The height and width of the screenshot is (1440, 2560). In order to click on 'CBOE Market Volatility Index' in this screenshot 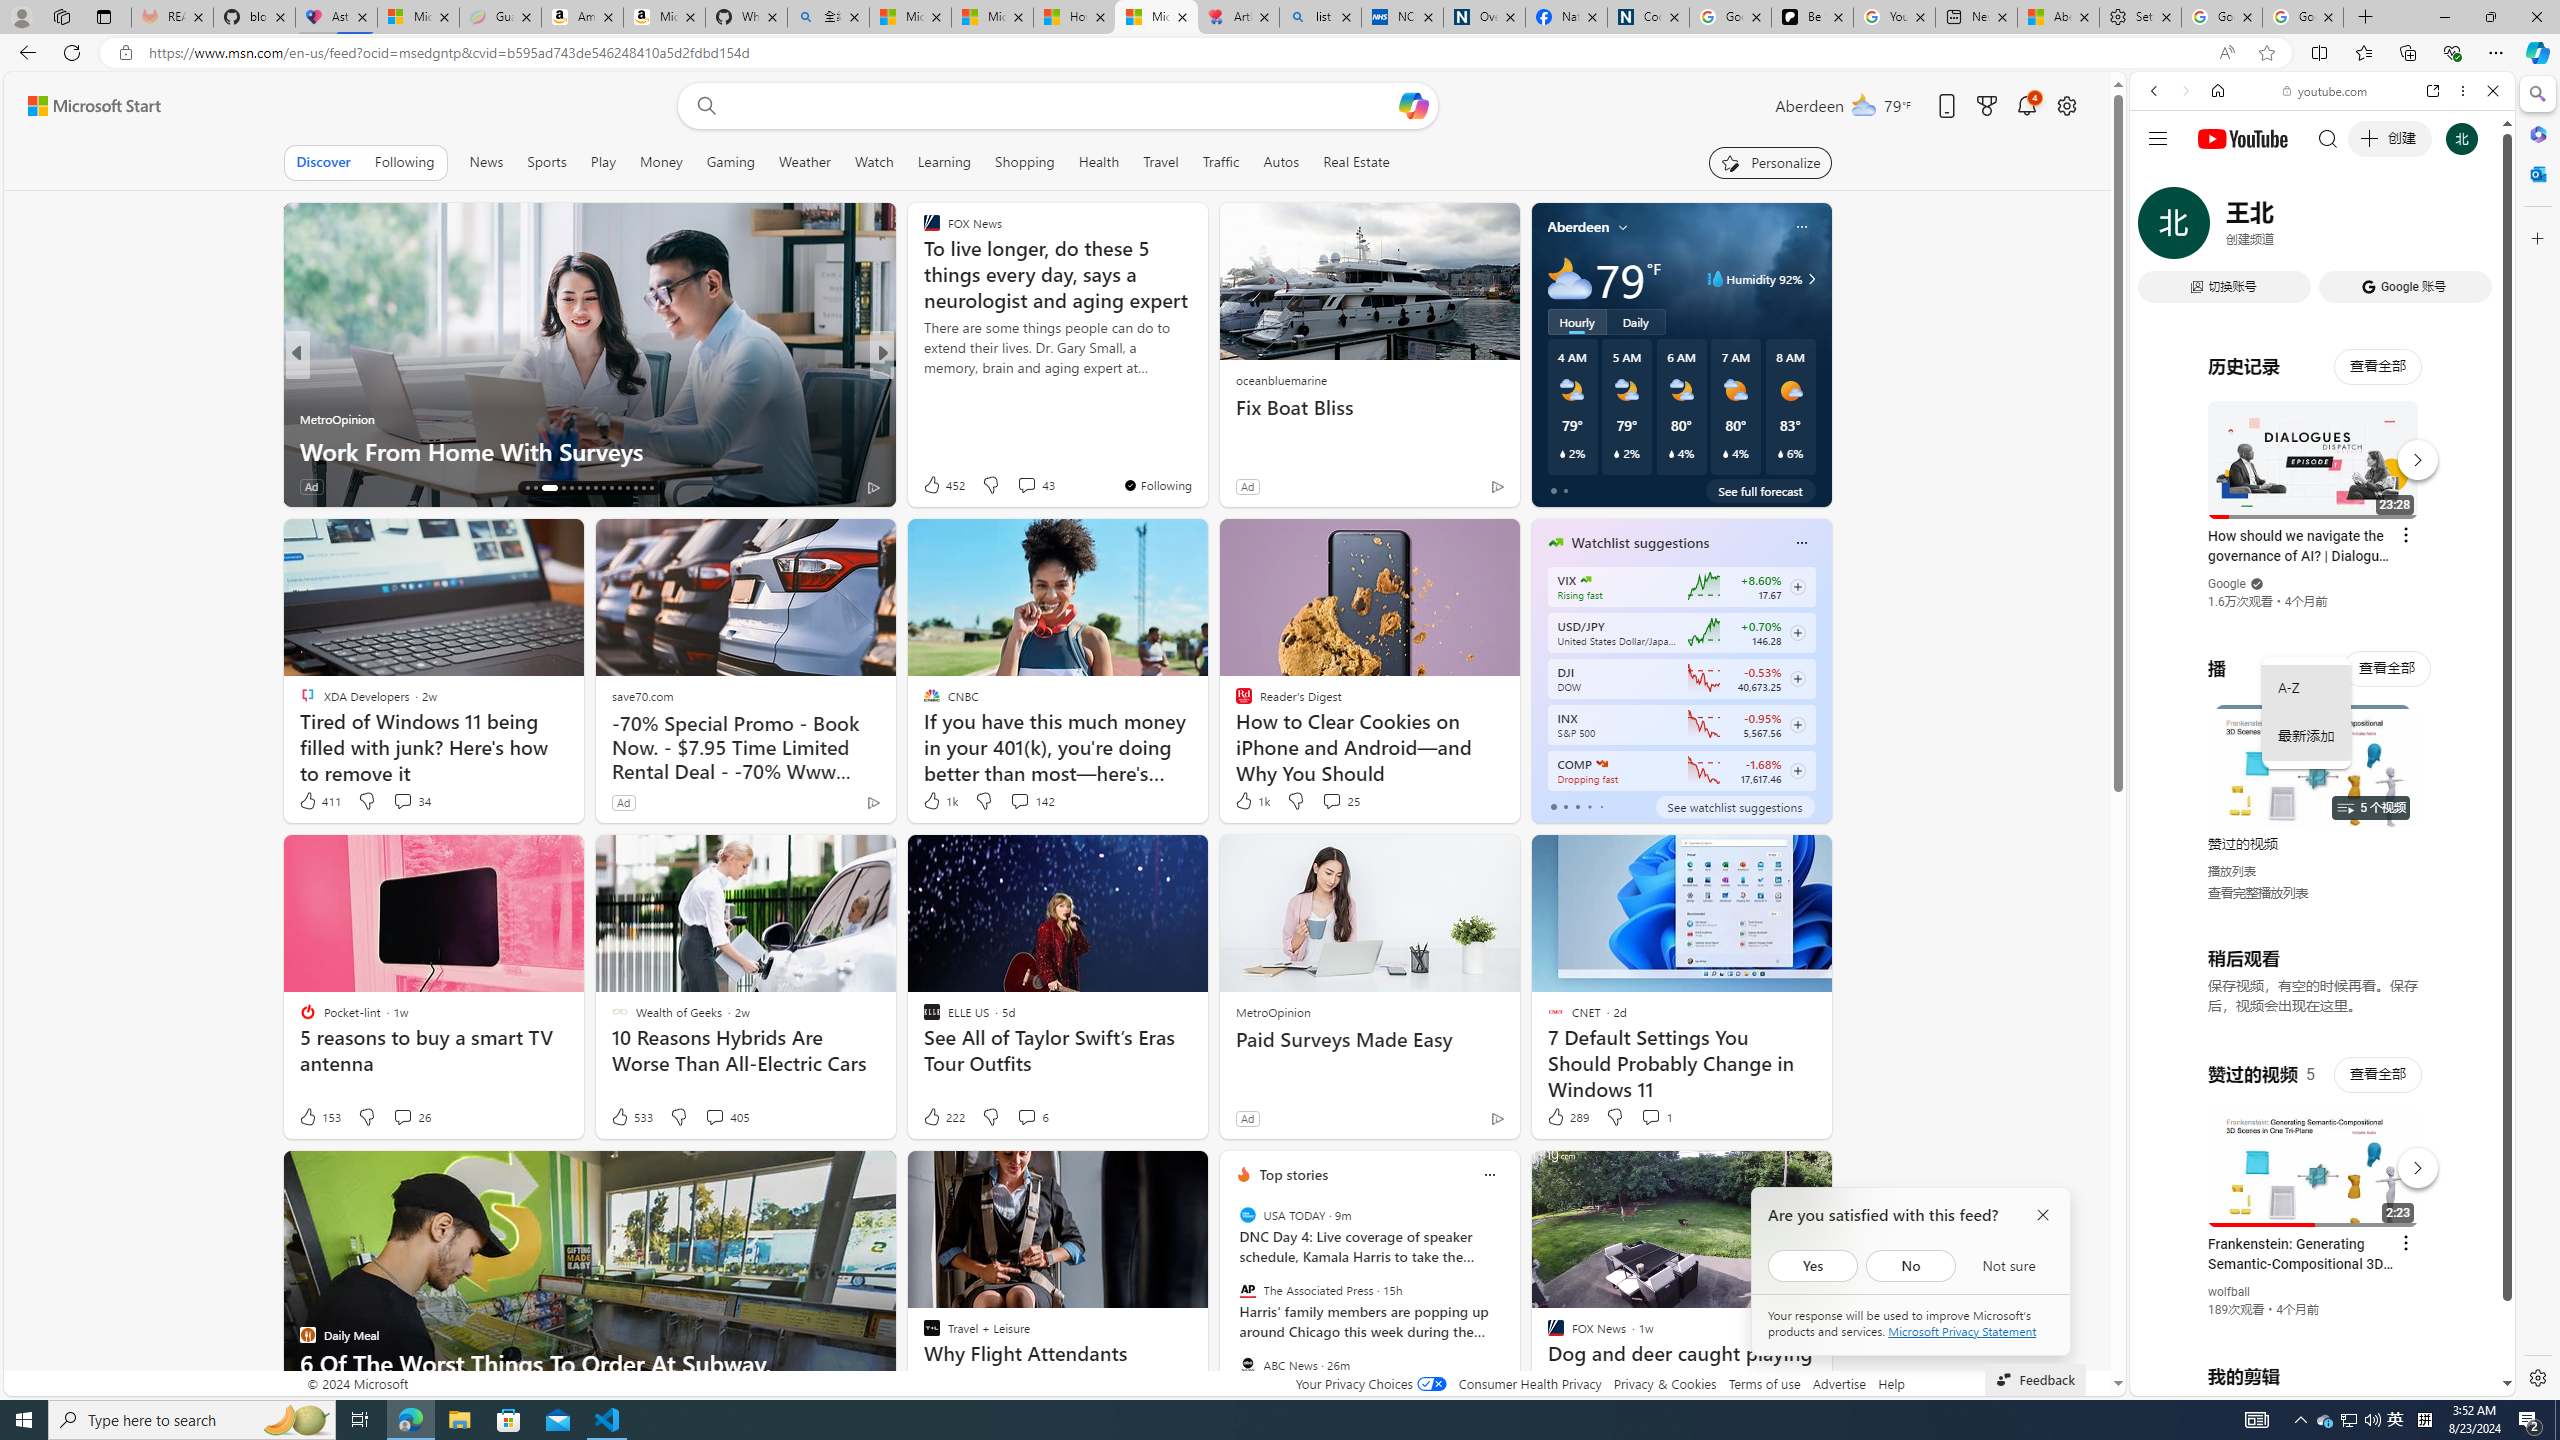, I will do `click(1585, 579)`.